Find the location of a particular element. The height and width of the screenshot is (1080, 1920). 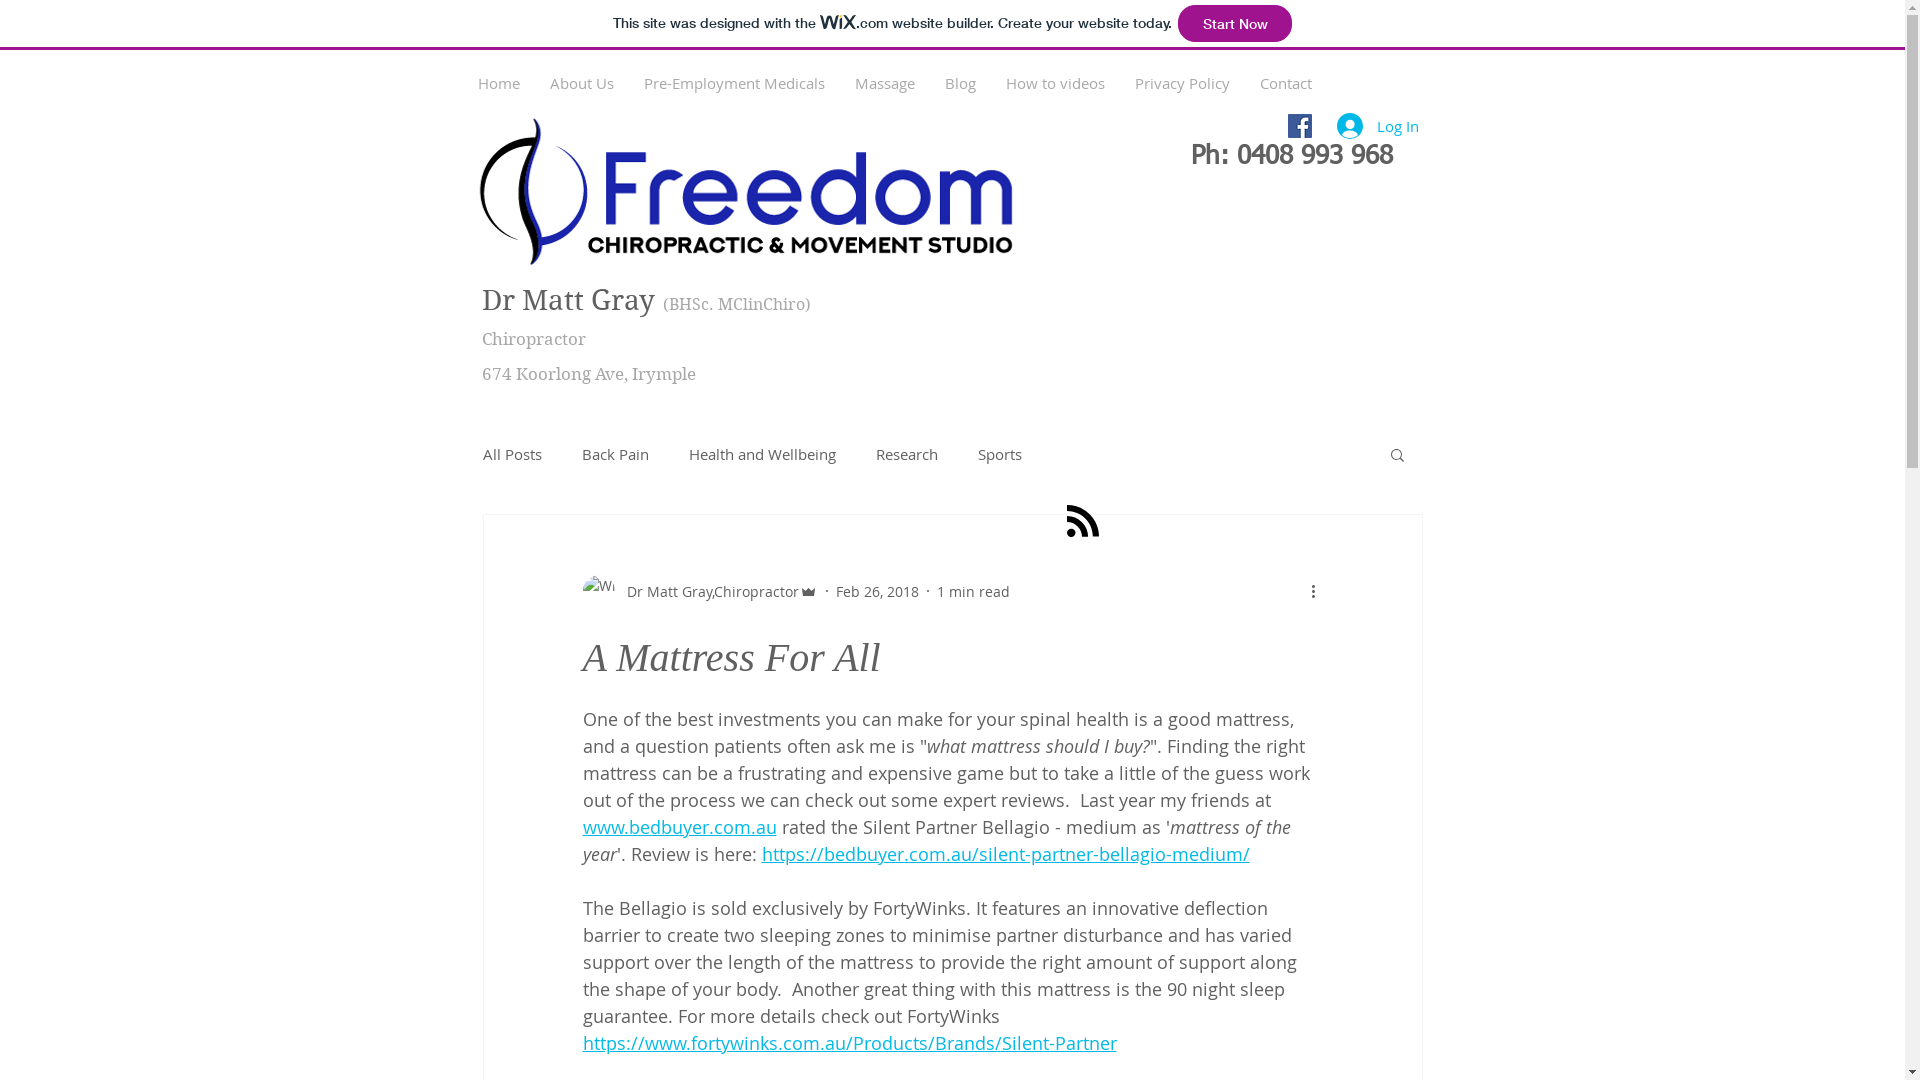

'https://www.fortywinks.com.au/Products/Brands/Silent-Partner' is located at coordinates (849, 1041).